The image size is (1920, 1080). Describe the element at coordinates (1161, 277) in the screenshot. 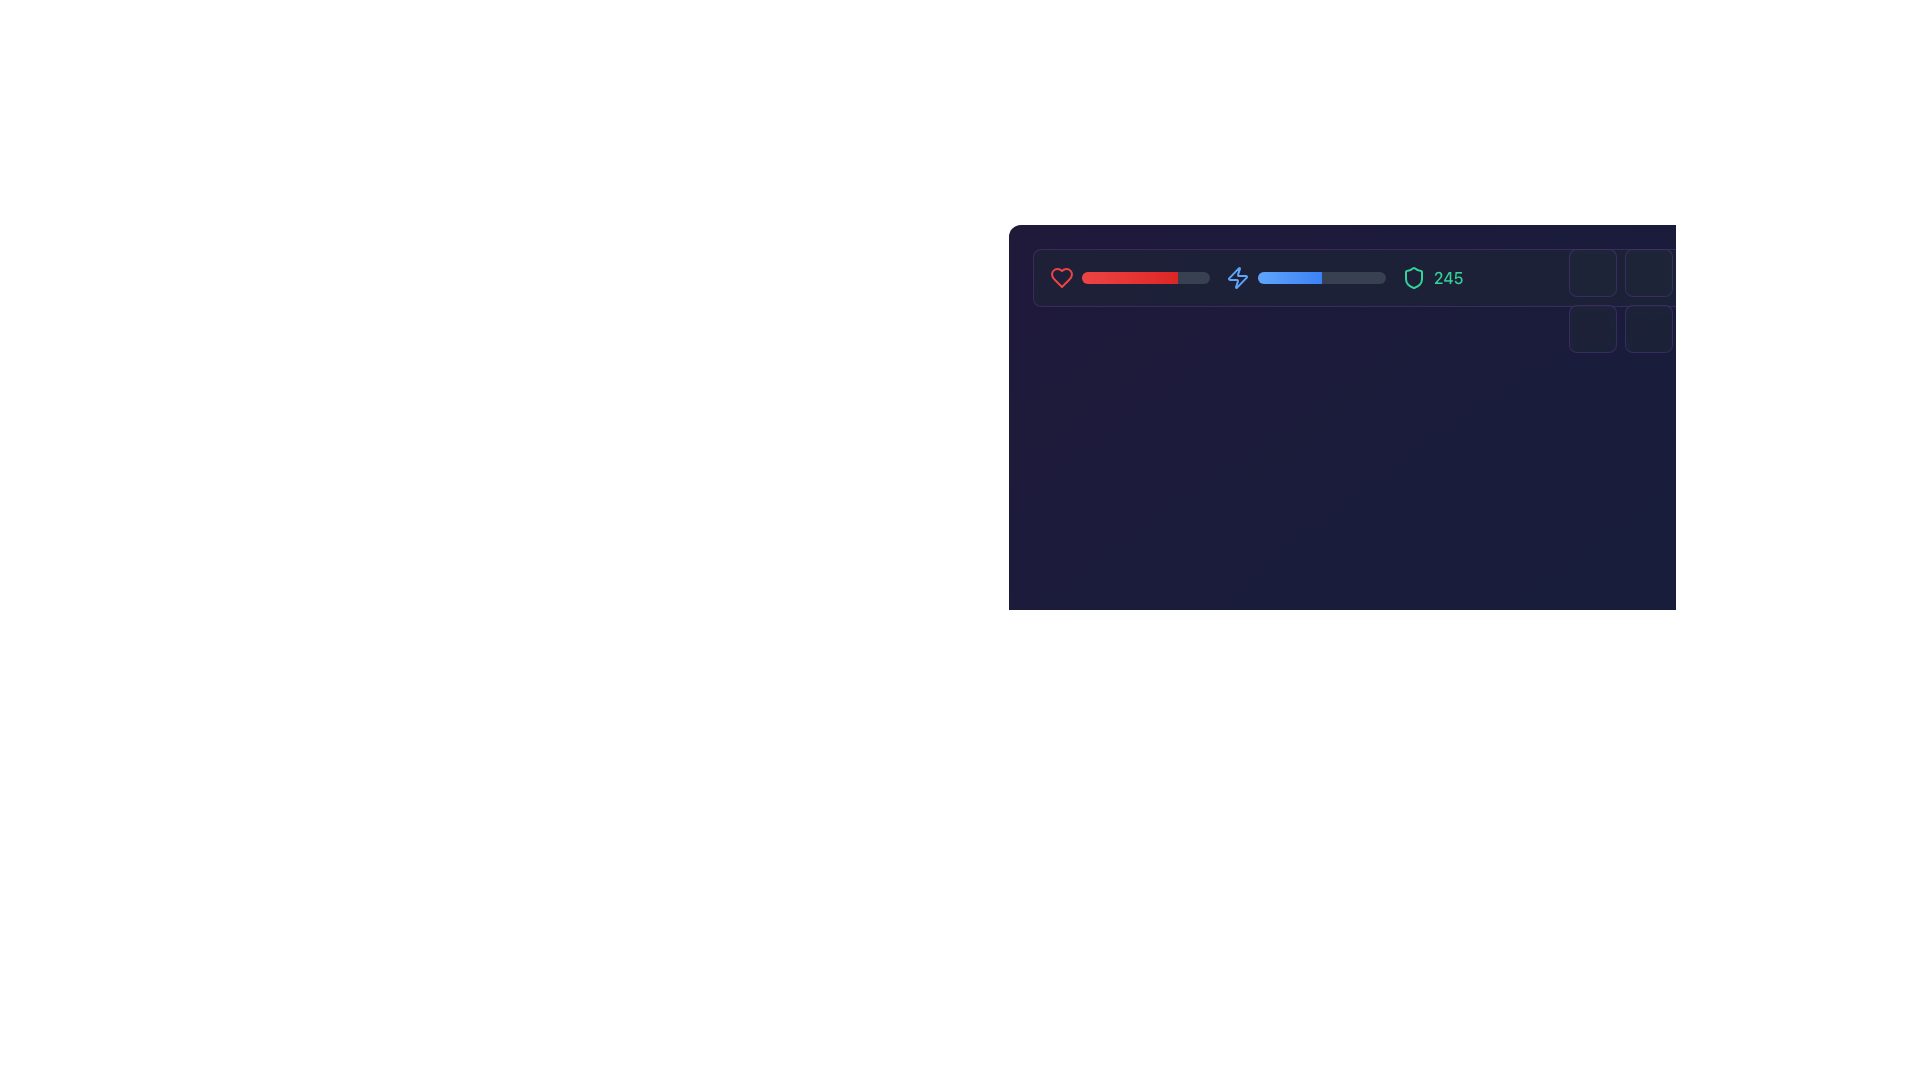

I see `the health bar value` at that location.